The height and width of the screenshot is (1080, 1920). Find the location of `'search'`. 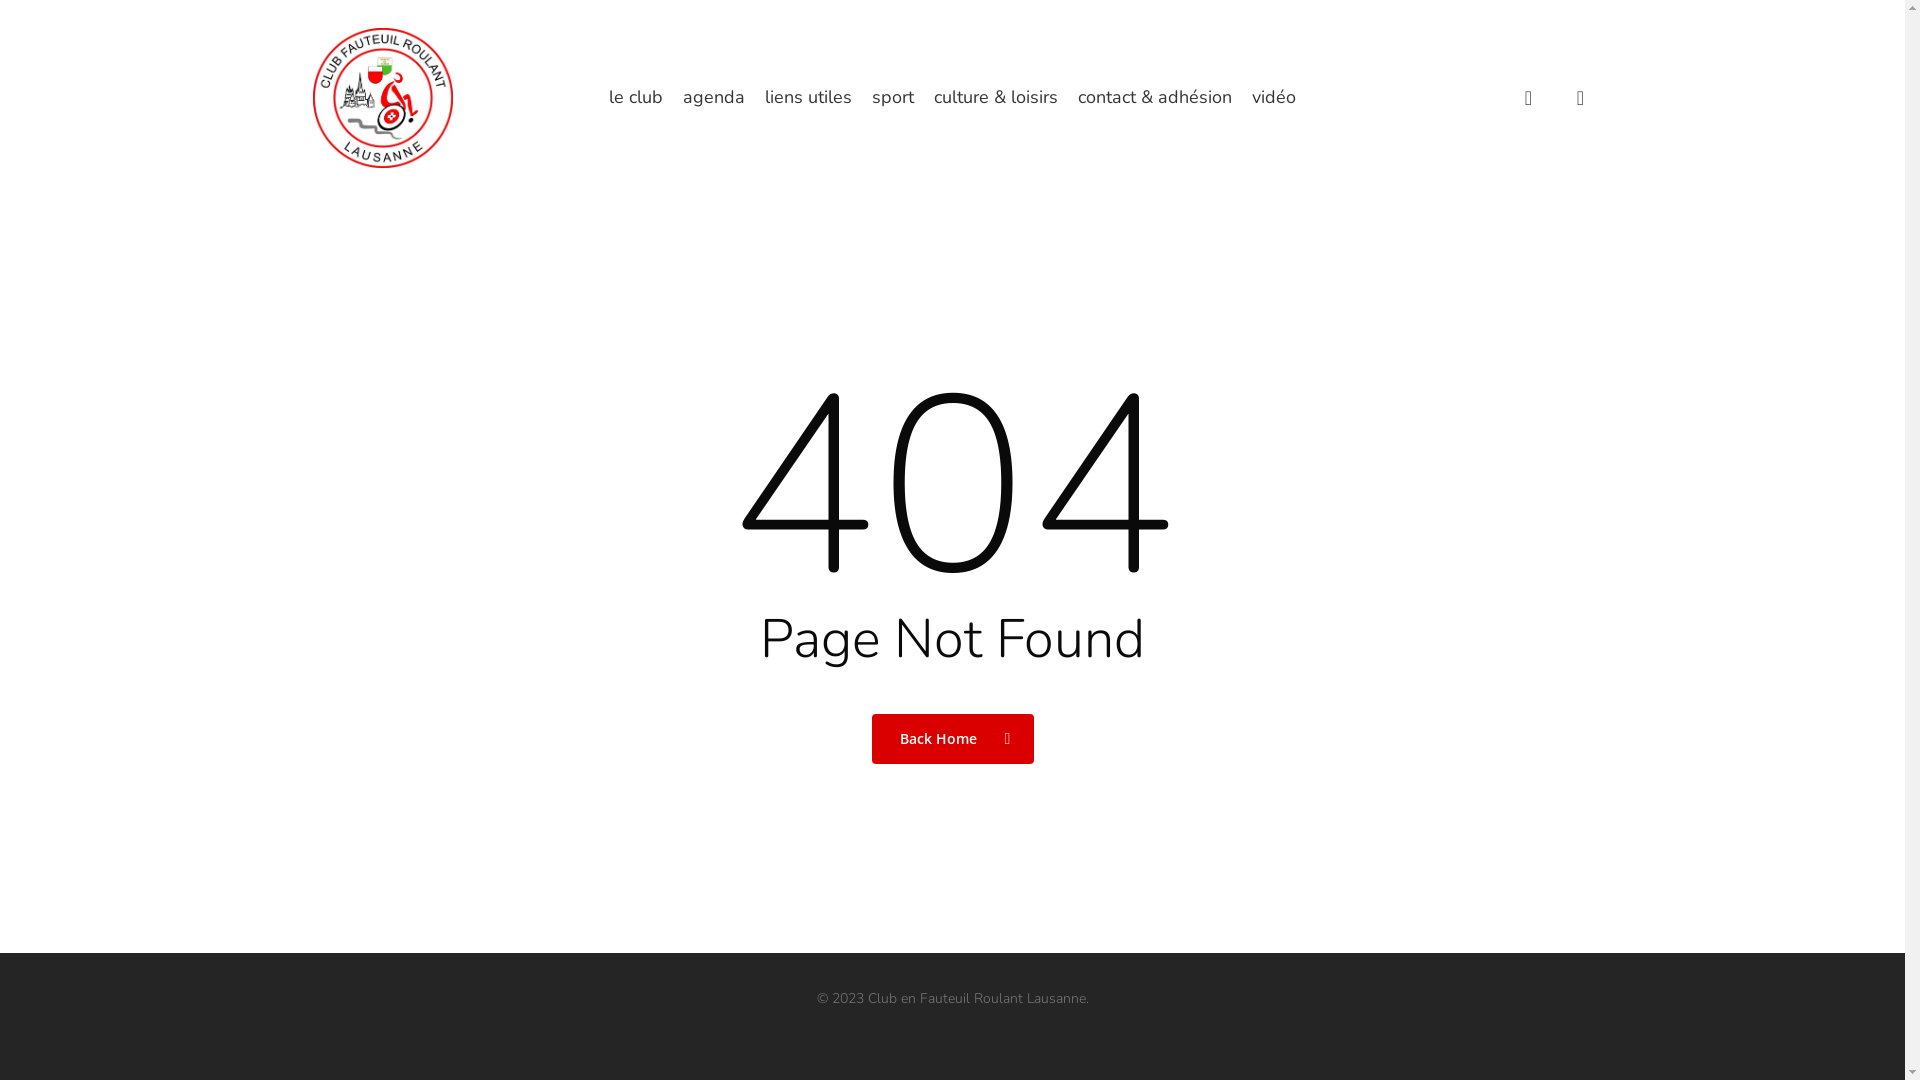

'search' is located at coordinates (1526, 98).